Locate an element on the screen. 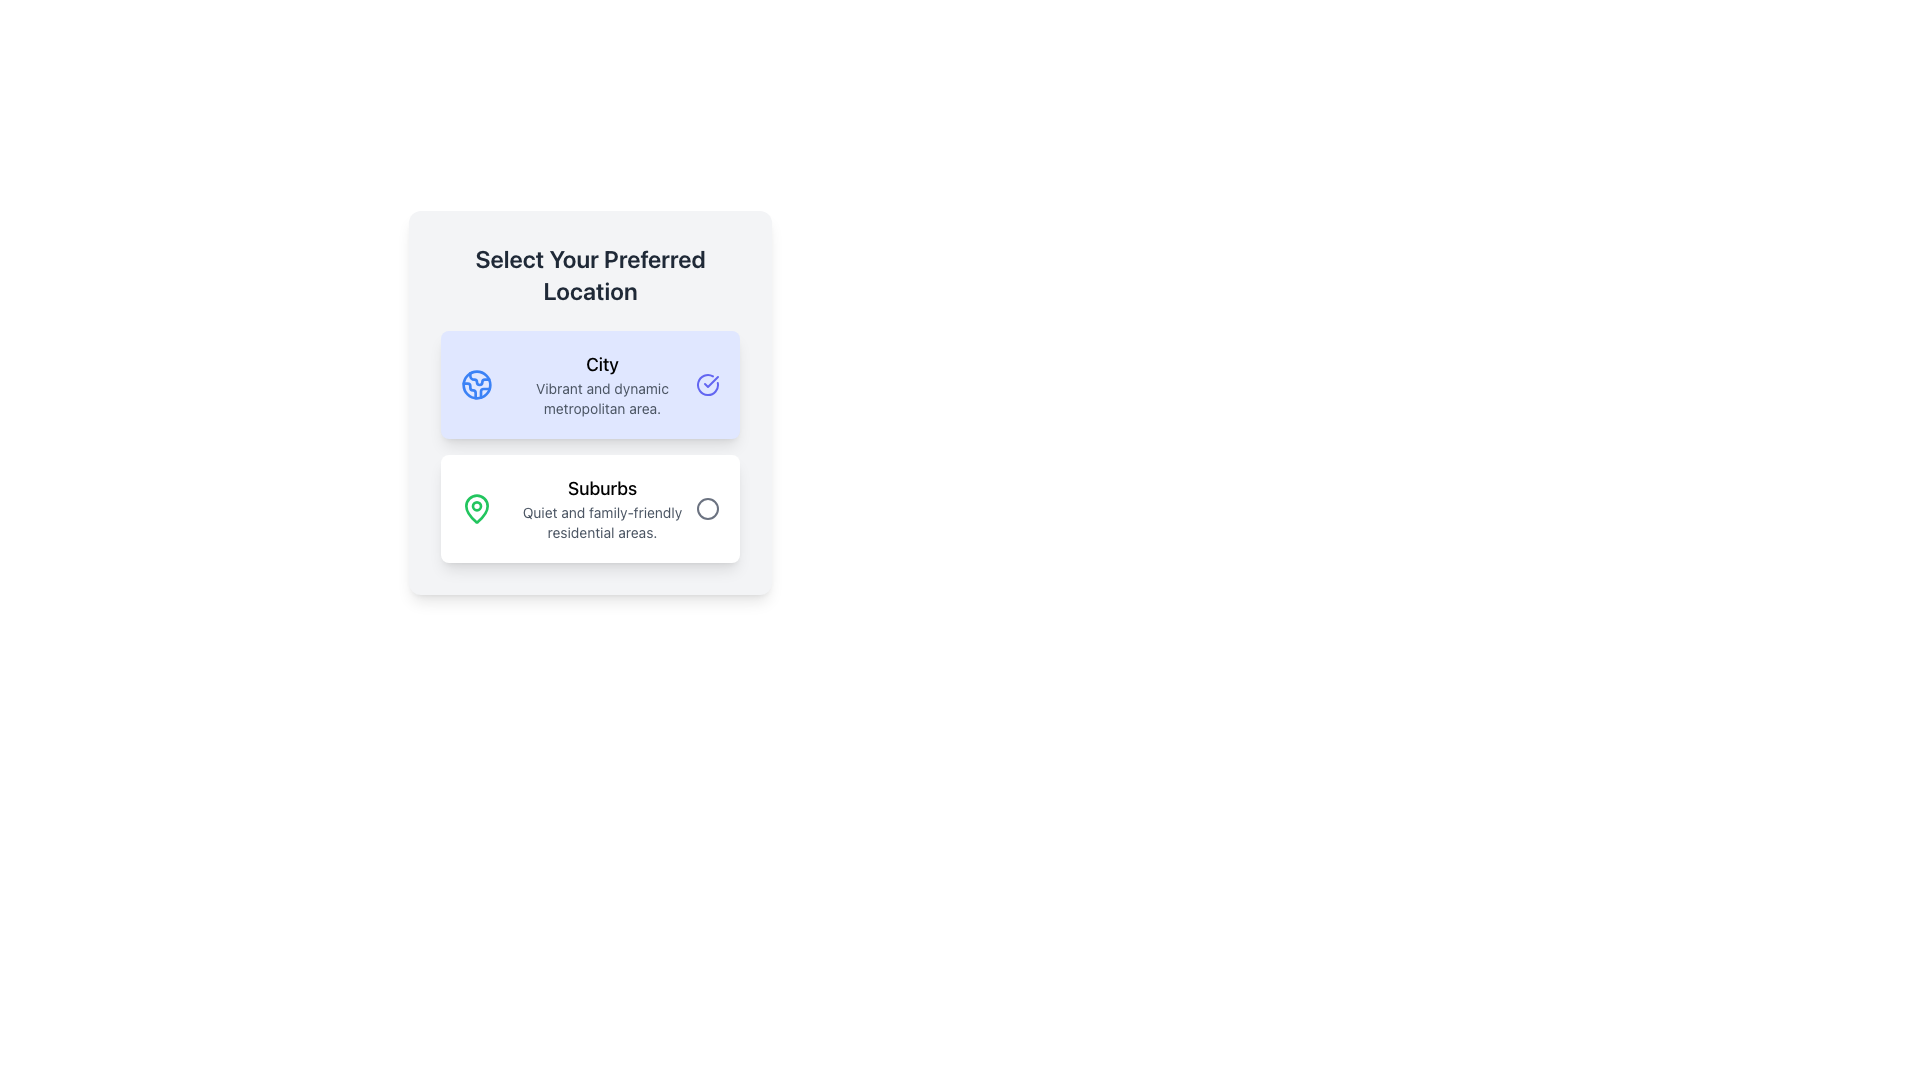 This screenshot has height=1080, width=1920. the description text of the 'Suburbs' option, which is located directly below the title 'Suburbs' in the interface, characterized as quiet and family-friendly is located at coordinates (601, 522).